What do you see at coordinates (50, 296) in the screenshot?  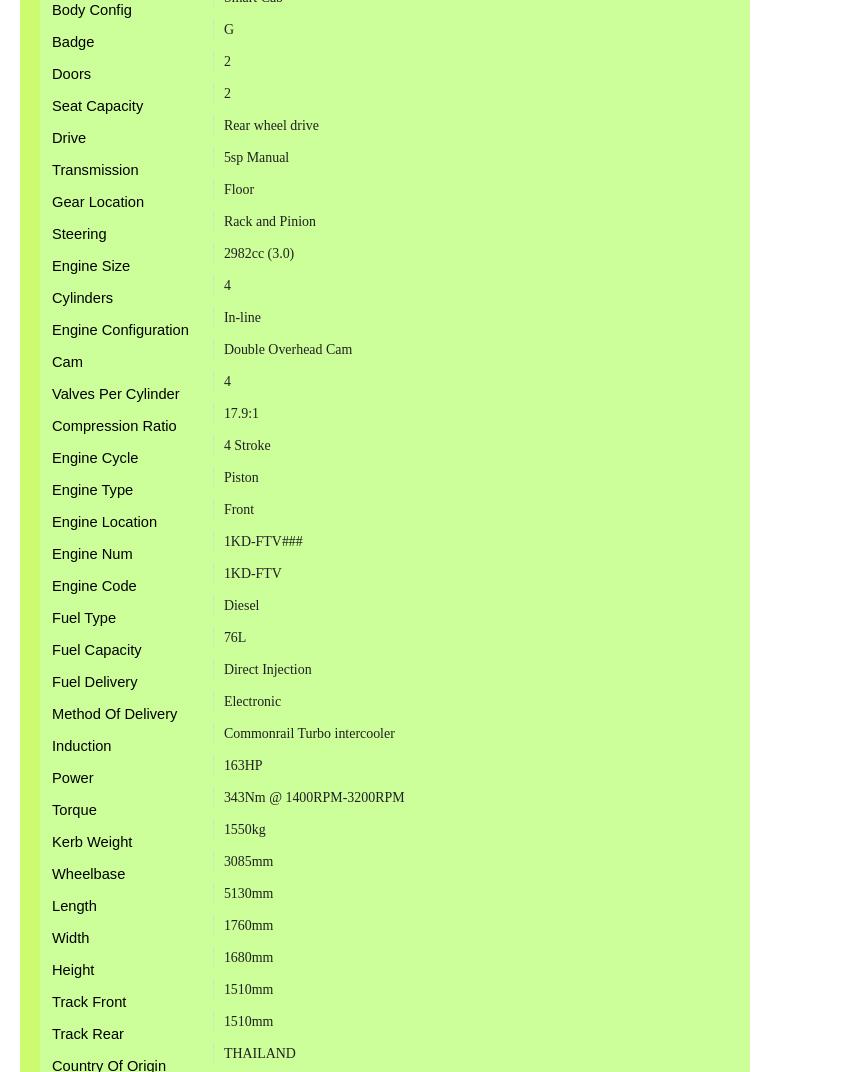 I see `'Cylinders'` at bounding box center [50, 296].